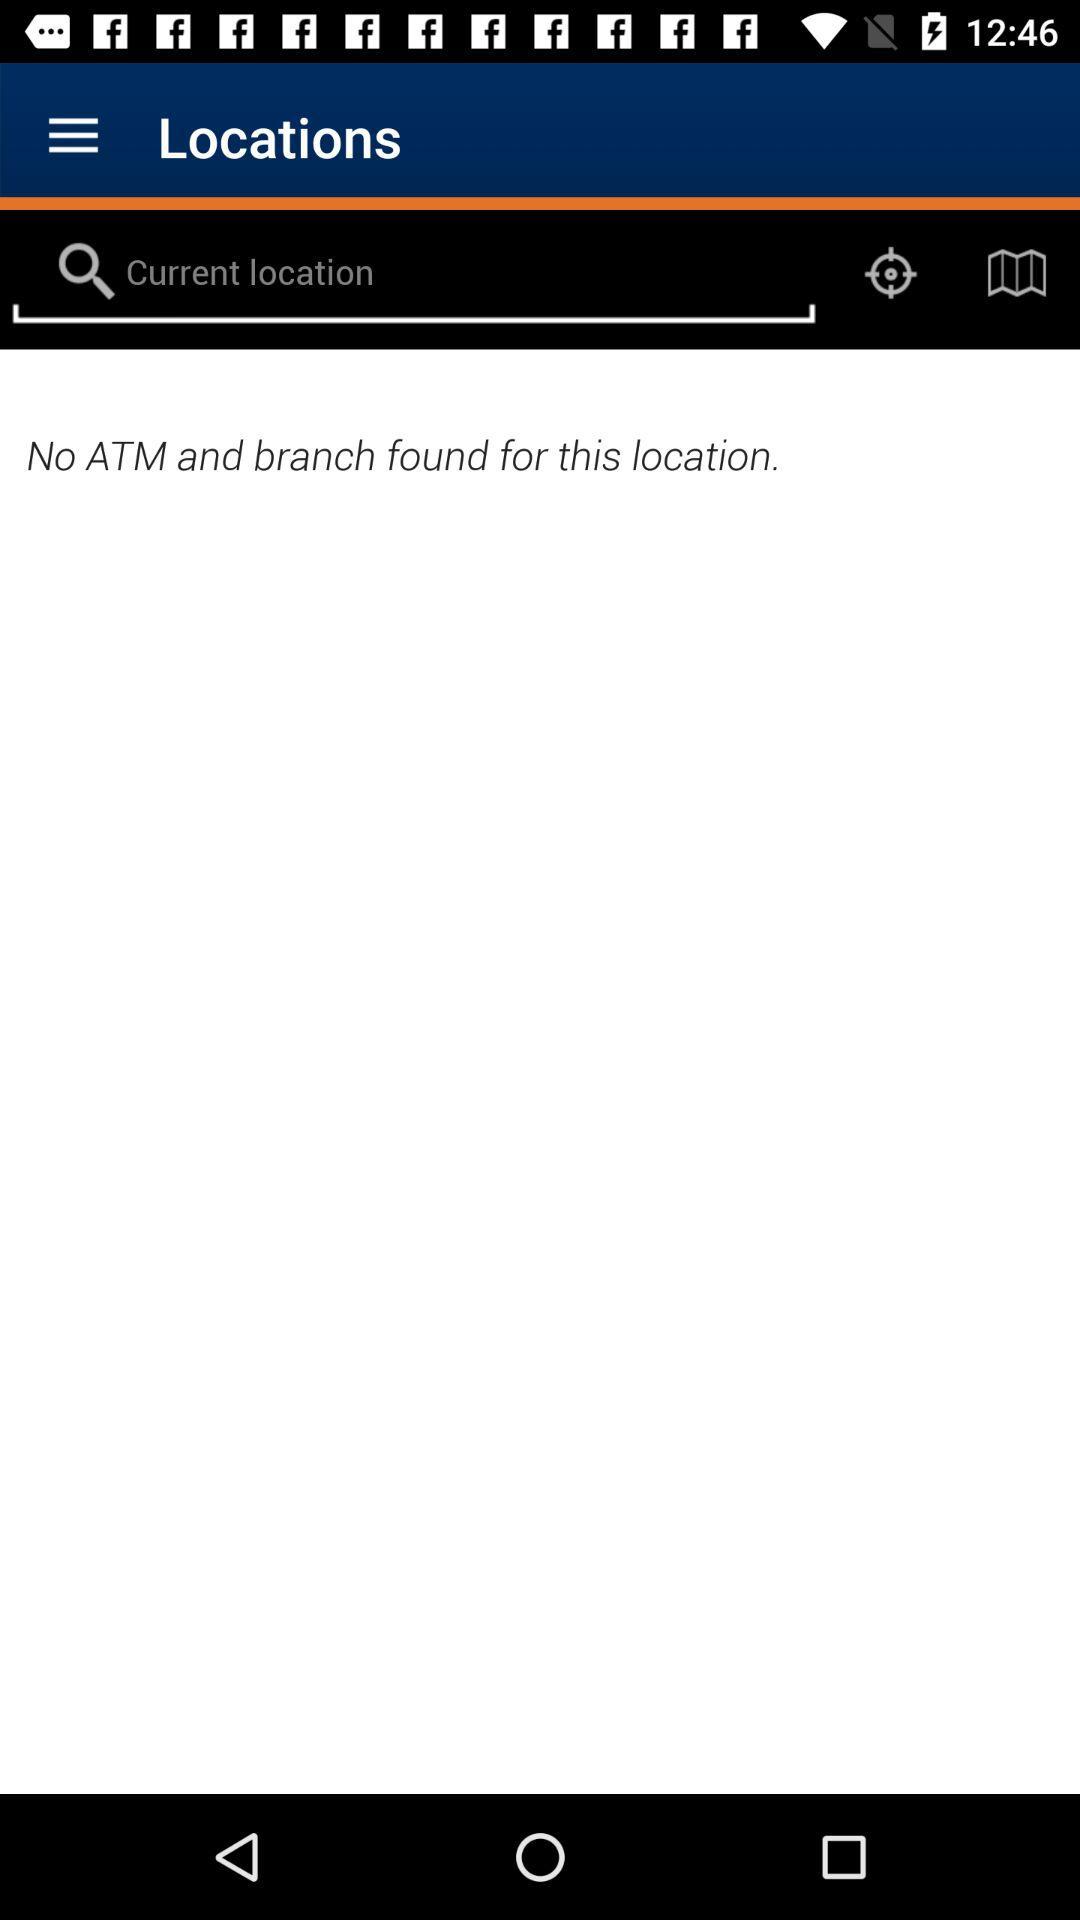 This screenshot has width=1080, height=1920. I want to click on the location_crosshair icon, so click(890, 272).